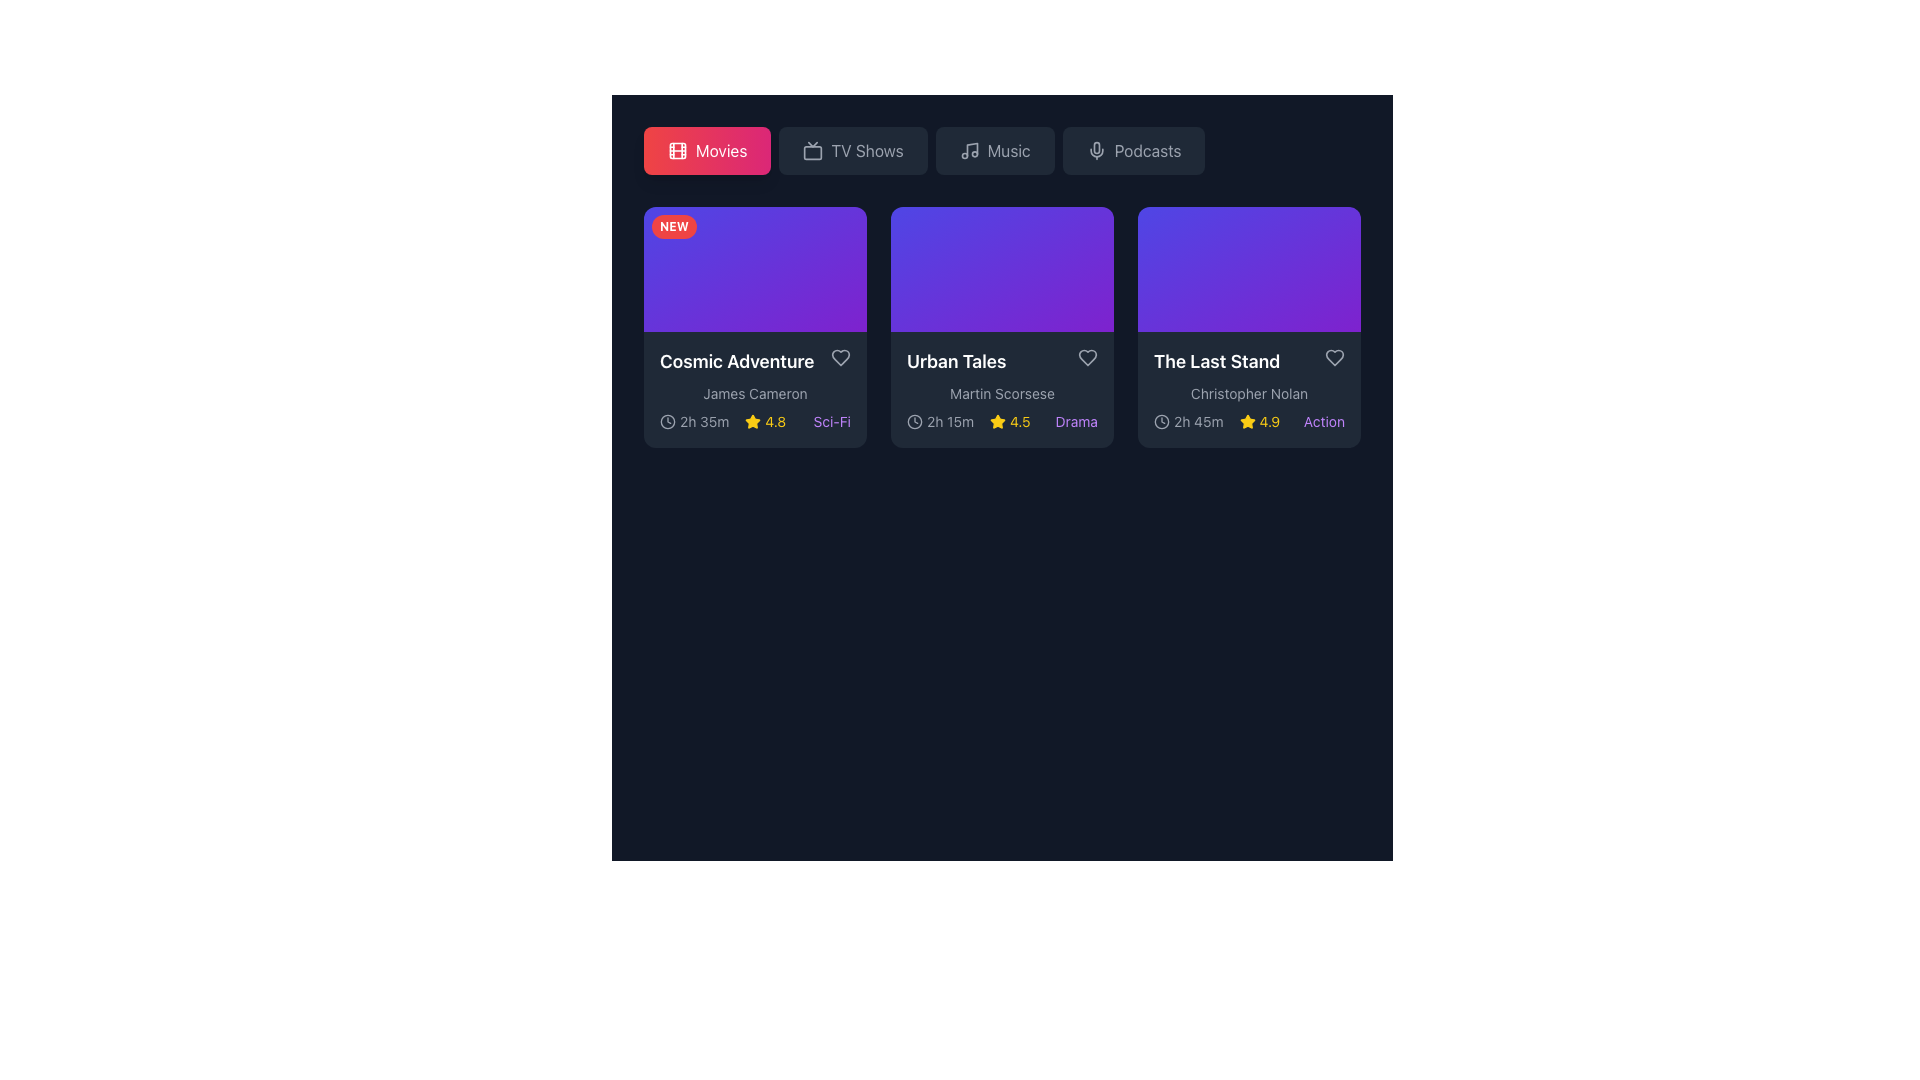 The height and width of the screenshot is (1080, 1920). I want to click on the Movies, TV Shows, Music, or Podcasts category in the navigation bar located at the top of the content section, so click(1002, 149).